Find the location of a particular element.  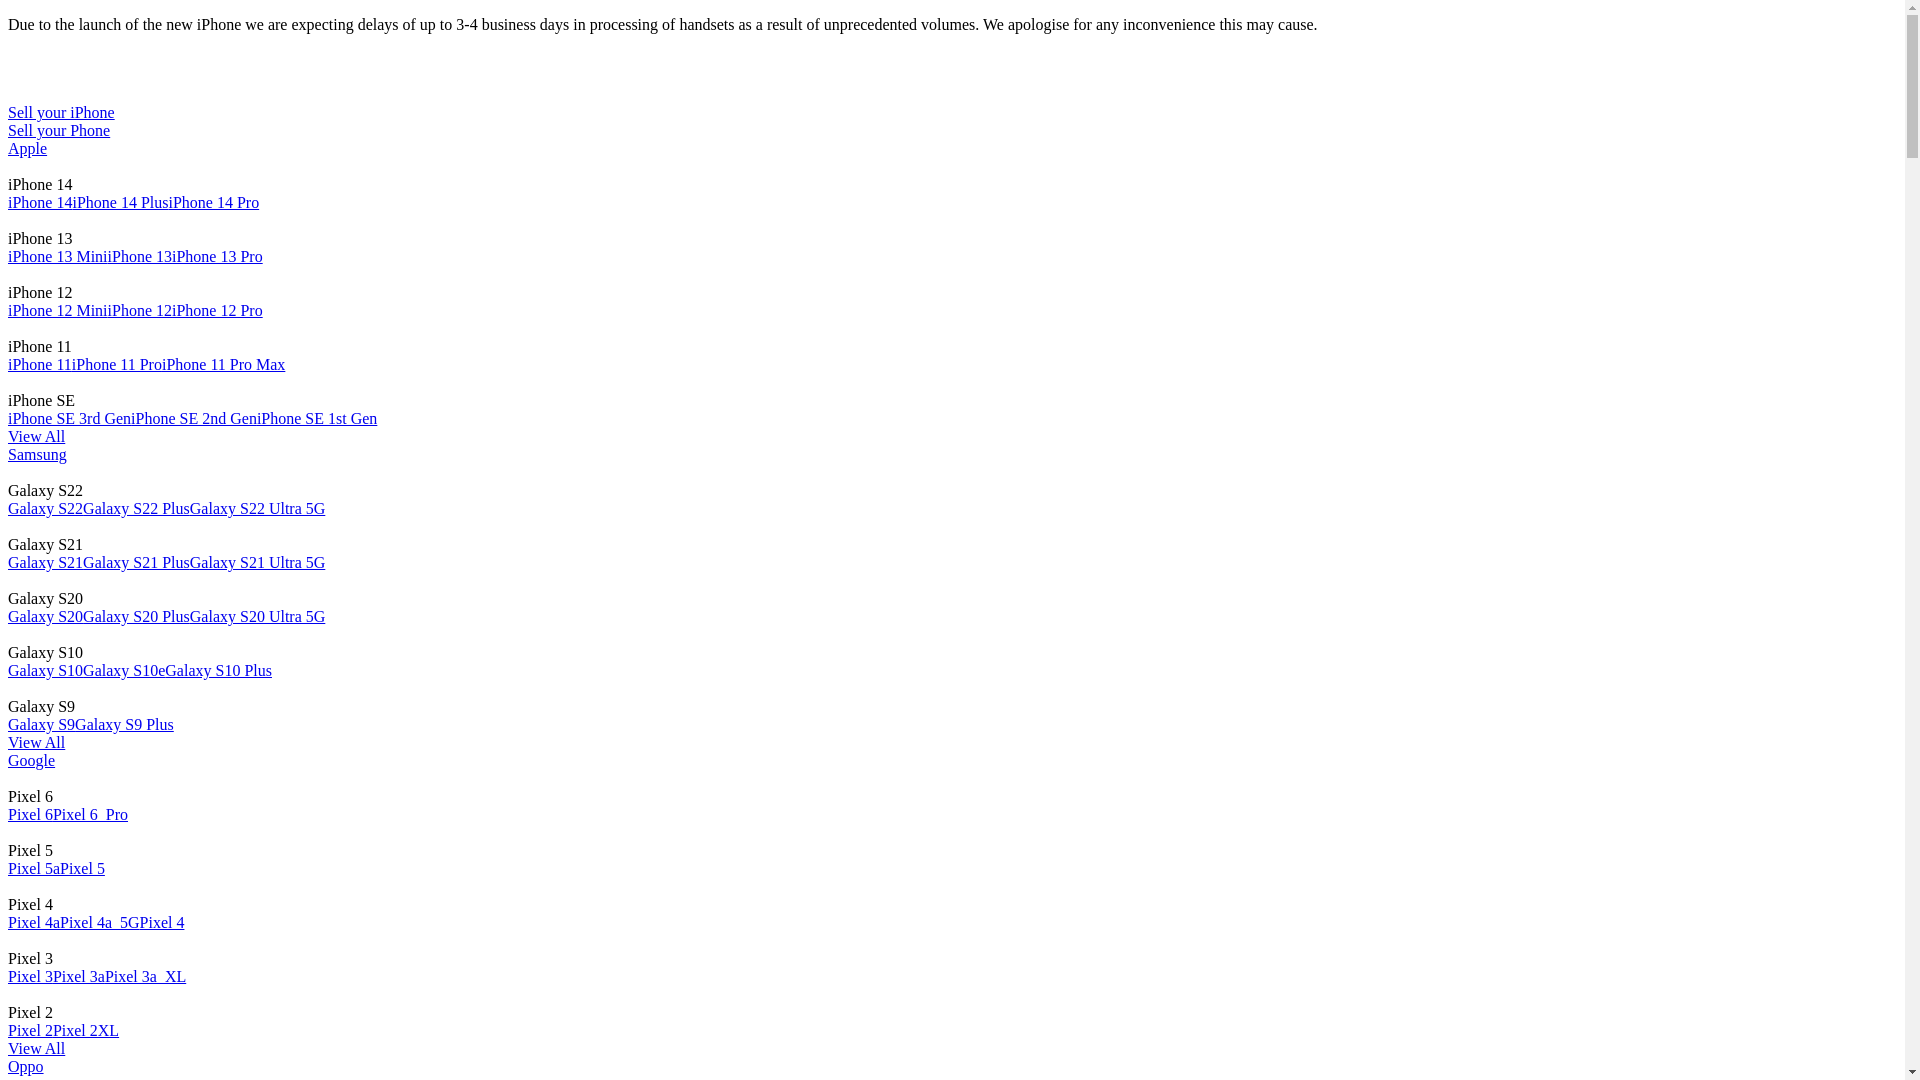

'iPhone 14 Pro' is located at coordinates (213, 202).